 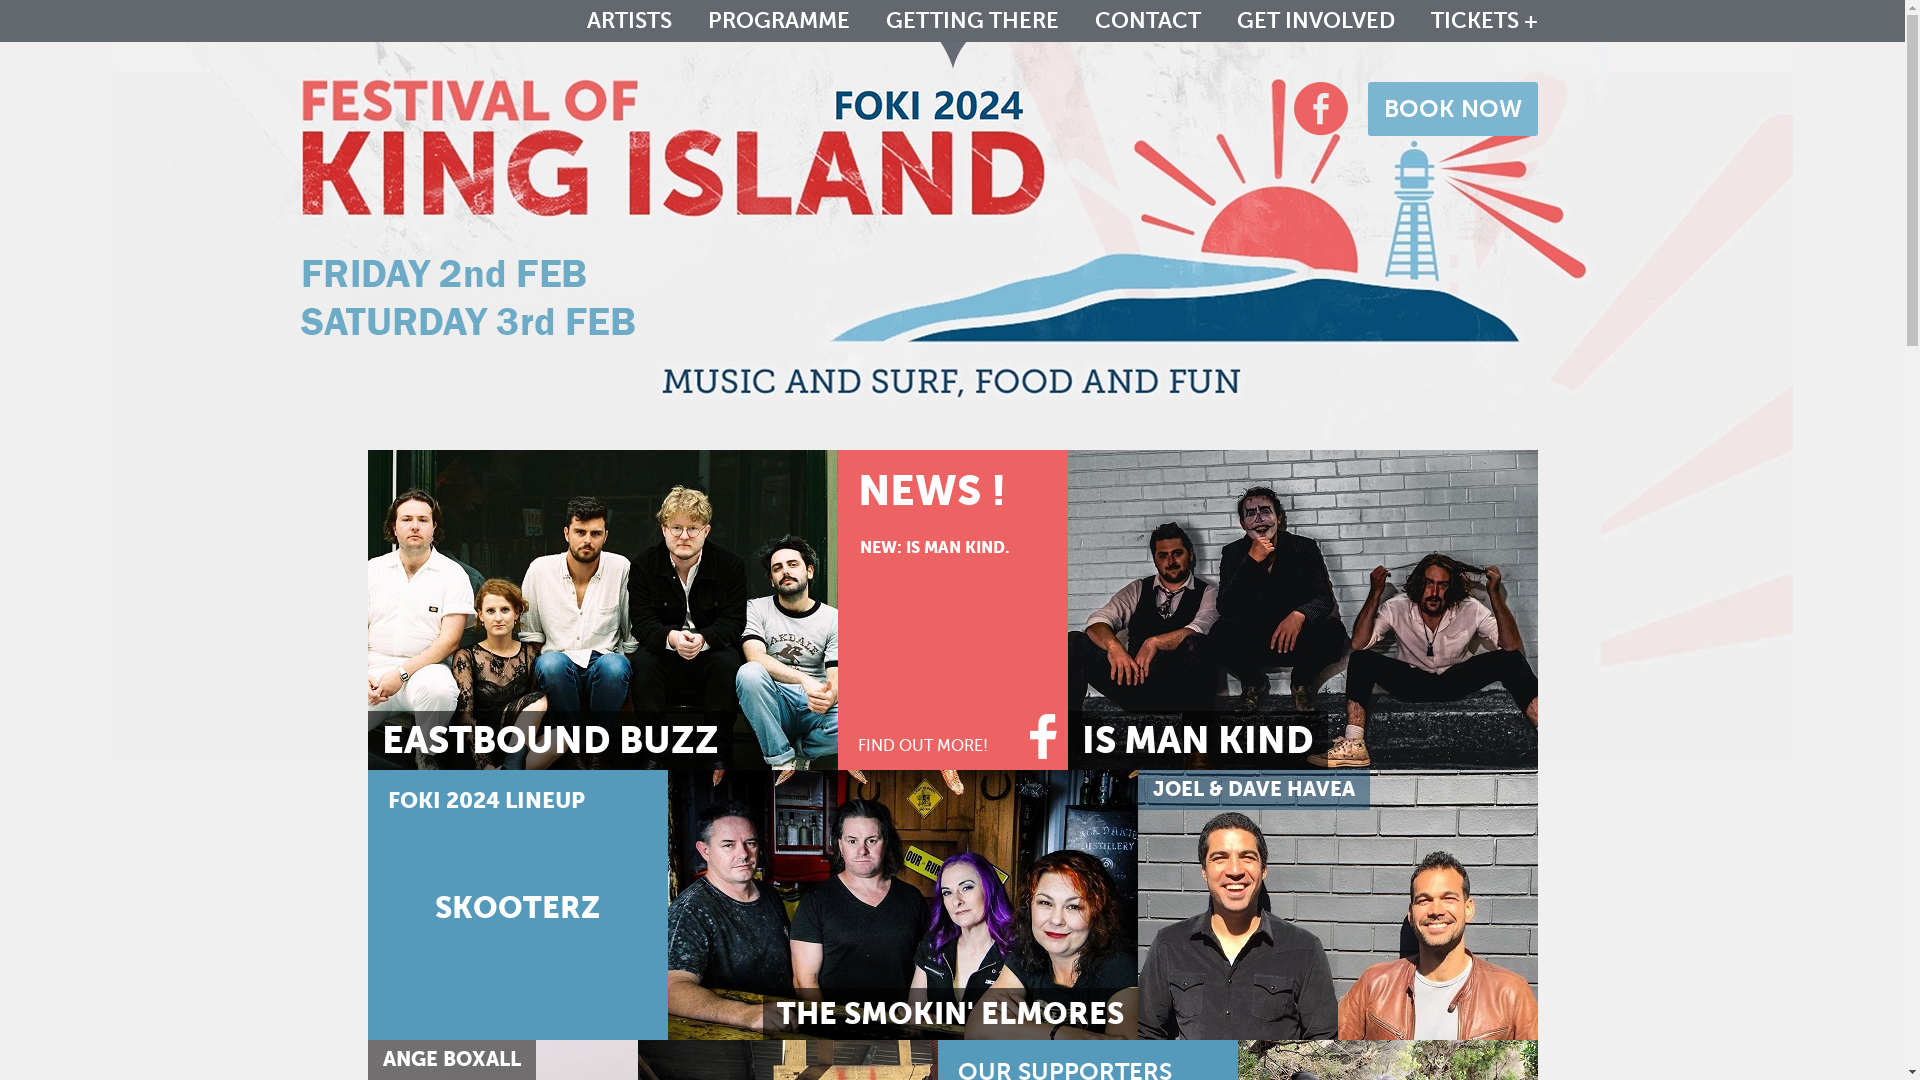 What do you see at coordinates (627, 20) in the screenshot?
I see `'ARTISTS'` at bounding box center [627, 20].